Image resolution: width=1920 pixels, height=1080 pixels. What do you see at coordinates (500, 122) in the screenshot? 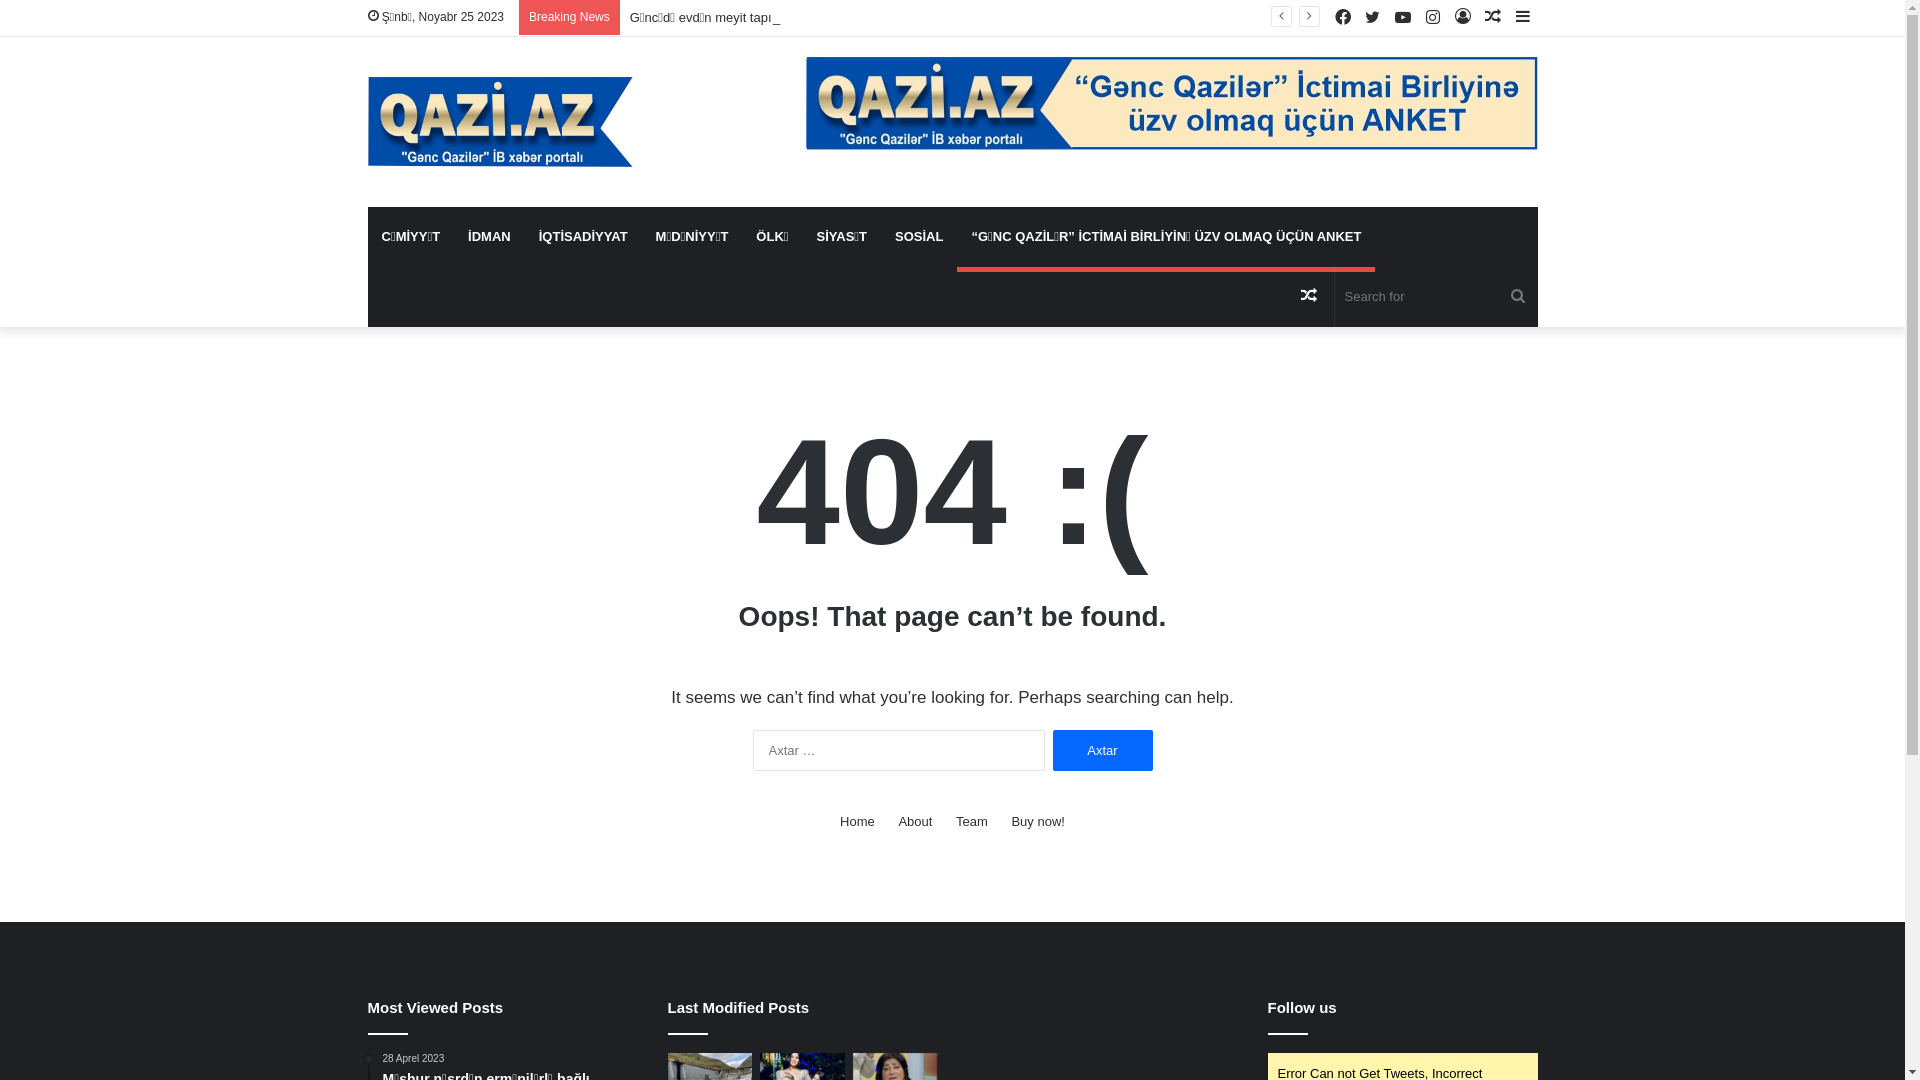
I see `'Qazi.az'` at bounding box center [500, 122].